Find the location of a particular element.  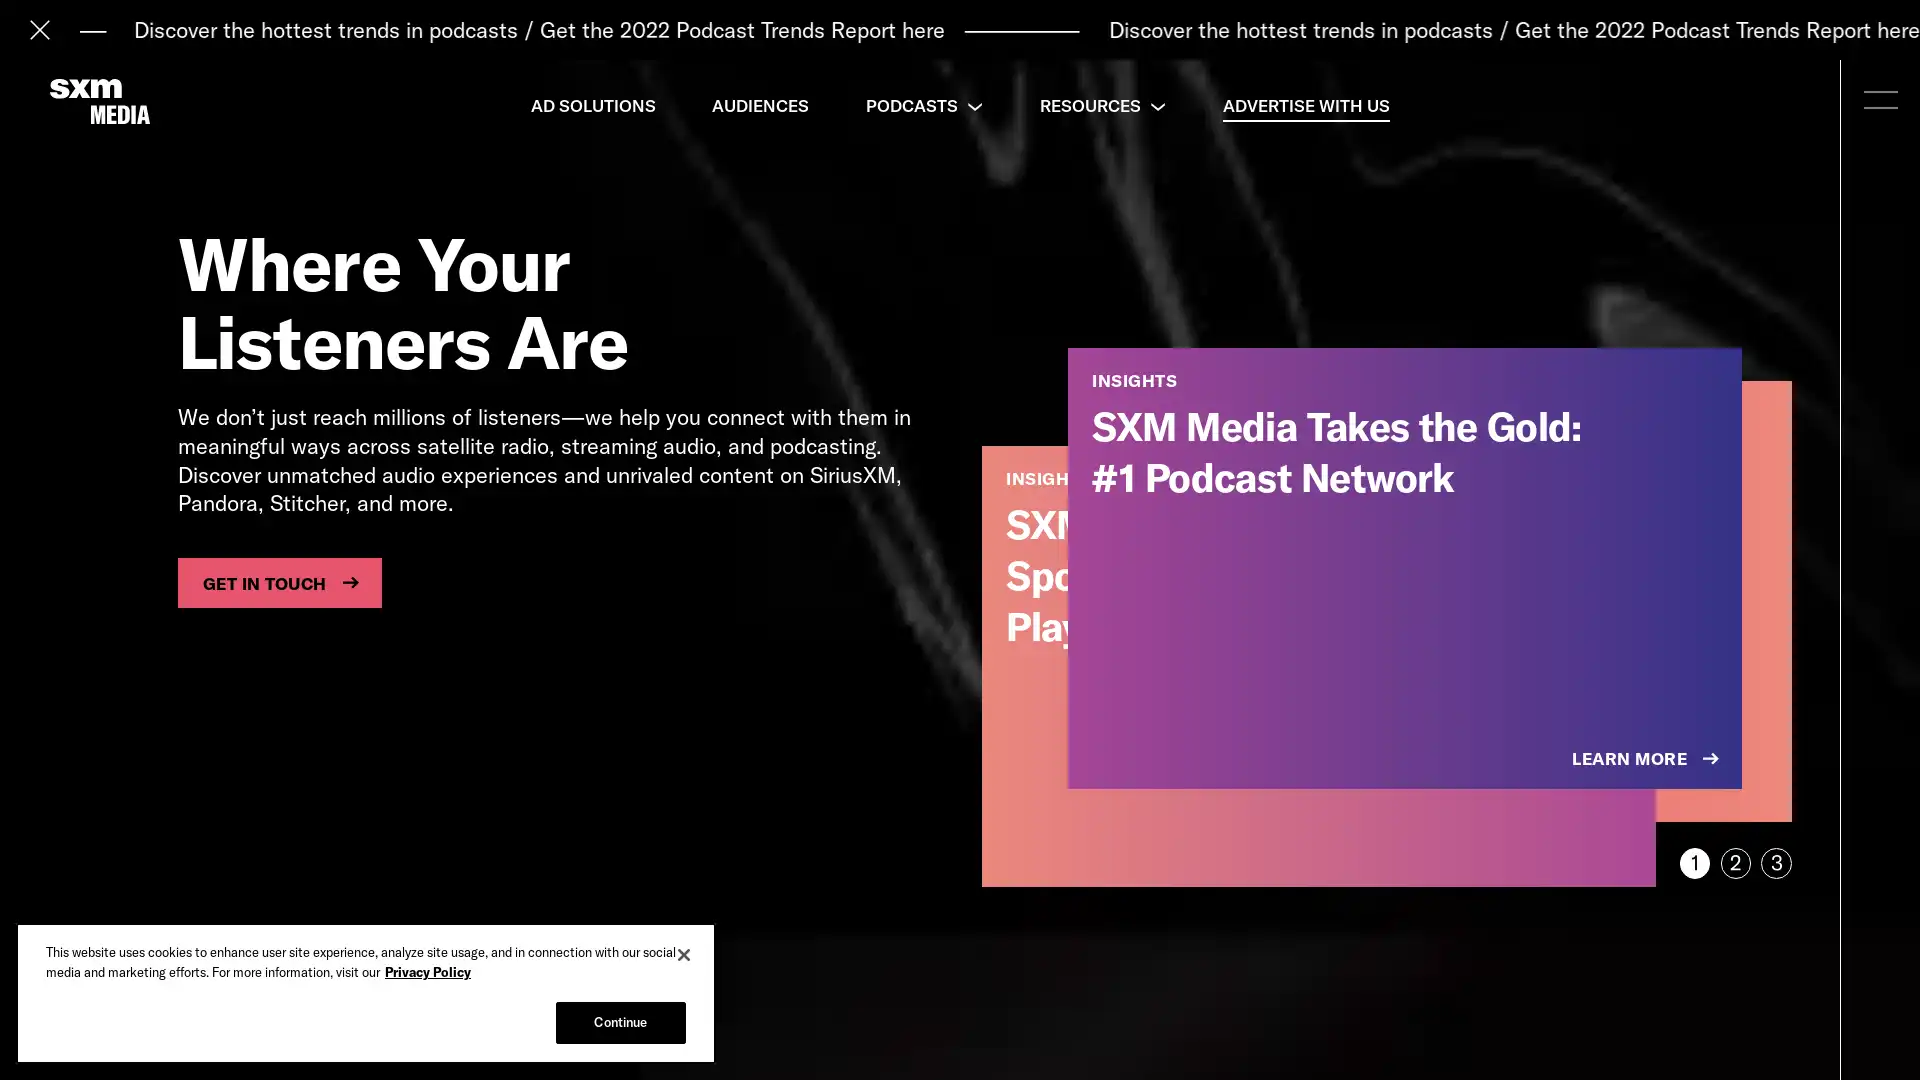

1 is located at coordinates (1693, 862).